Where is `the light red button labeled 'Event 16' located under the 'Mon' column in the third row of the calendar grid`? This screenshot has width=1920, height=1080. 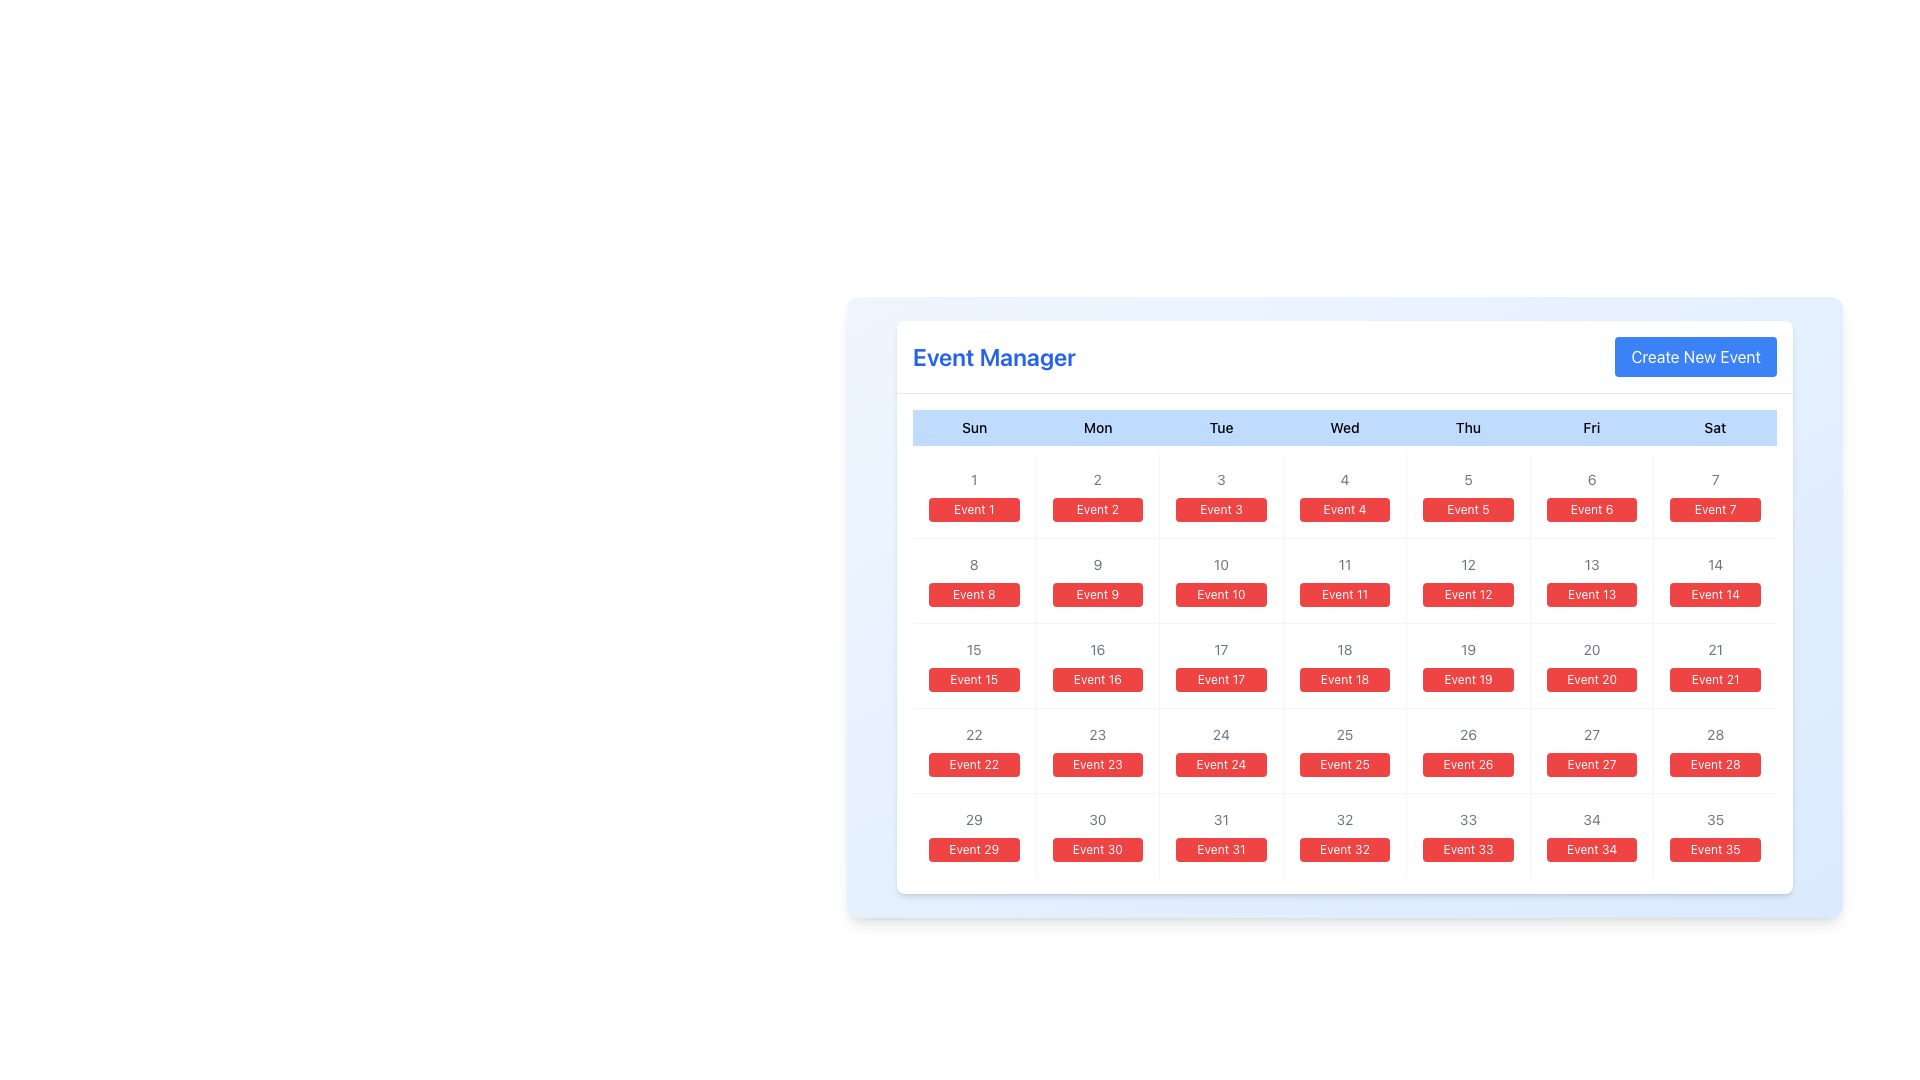
the light red button labeled 'Event 16' located under the 'Mon' column in the third row of the calendar grid is located at coordinates (1096, 666).